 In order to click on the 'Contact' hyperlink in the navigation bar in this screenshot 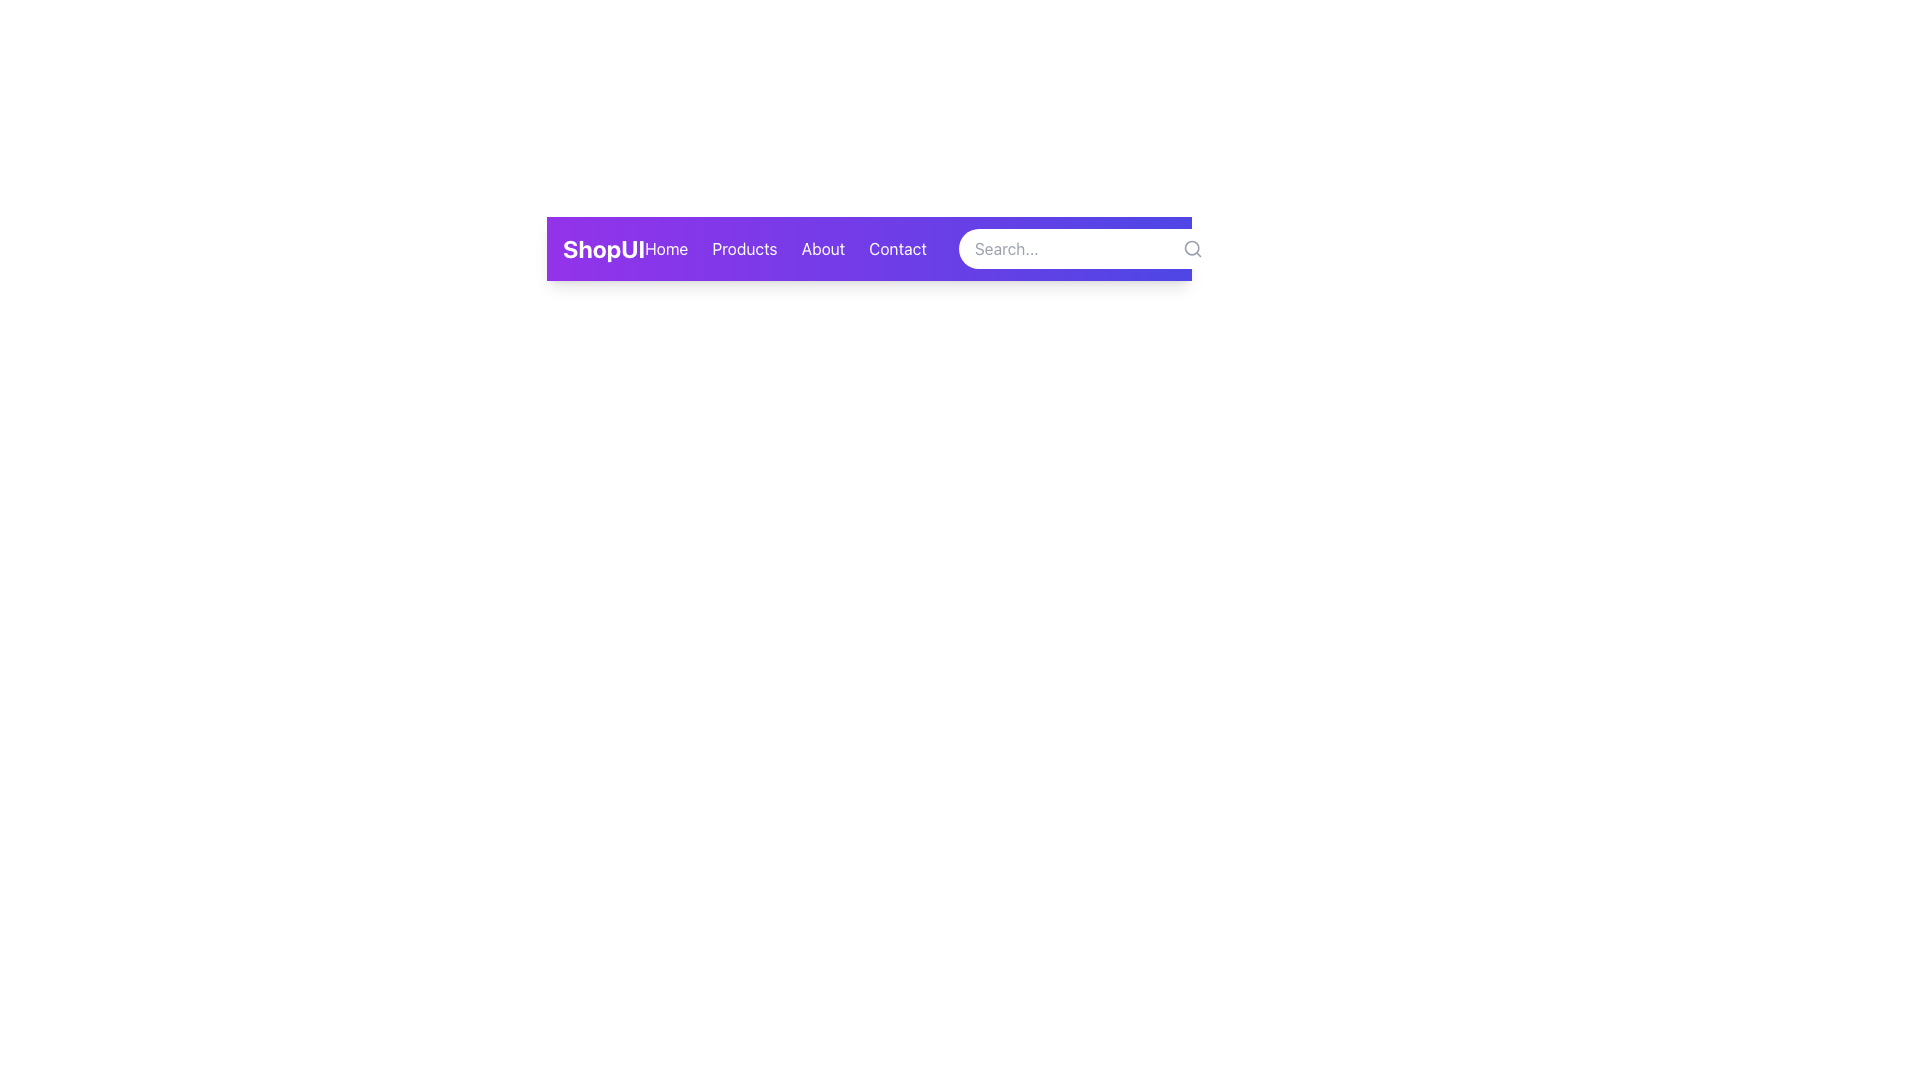, I will do `click(896, 248)`.